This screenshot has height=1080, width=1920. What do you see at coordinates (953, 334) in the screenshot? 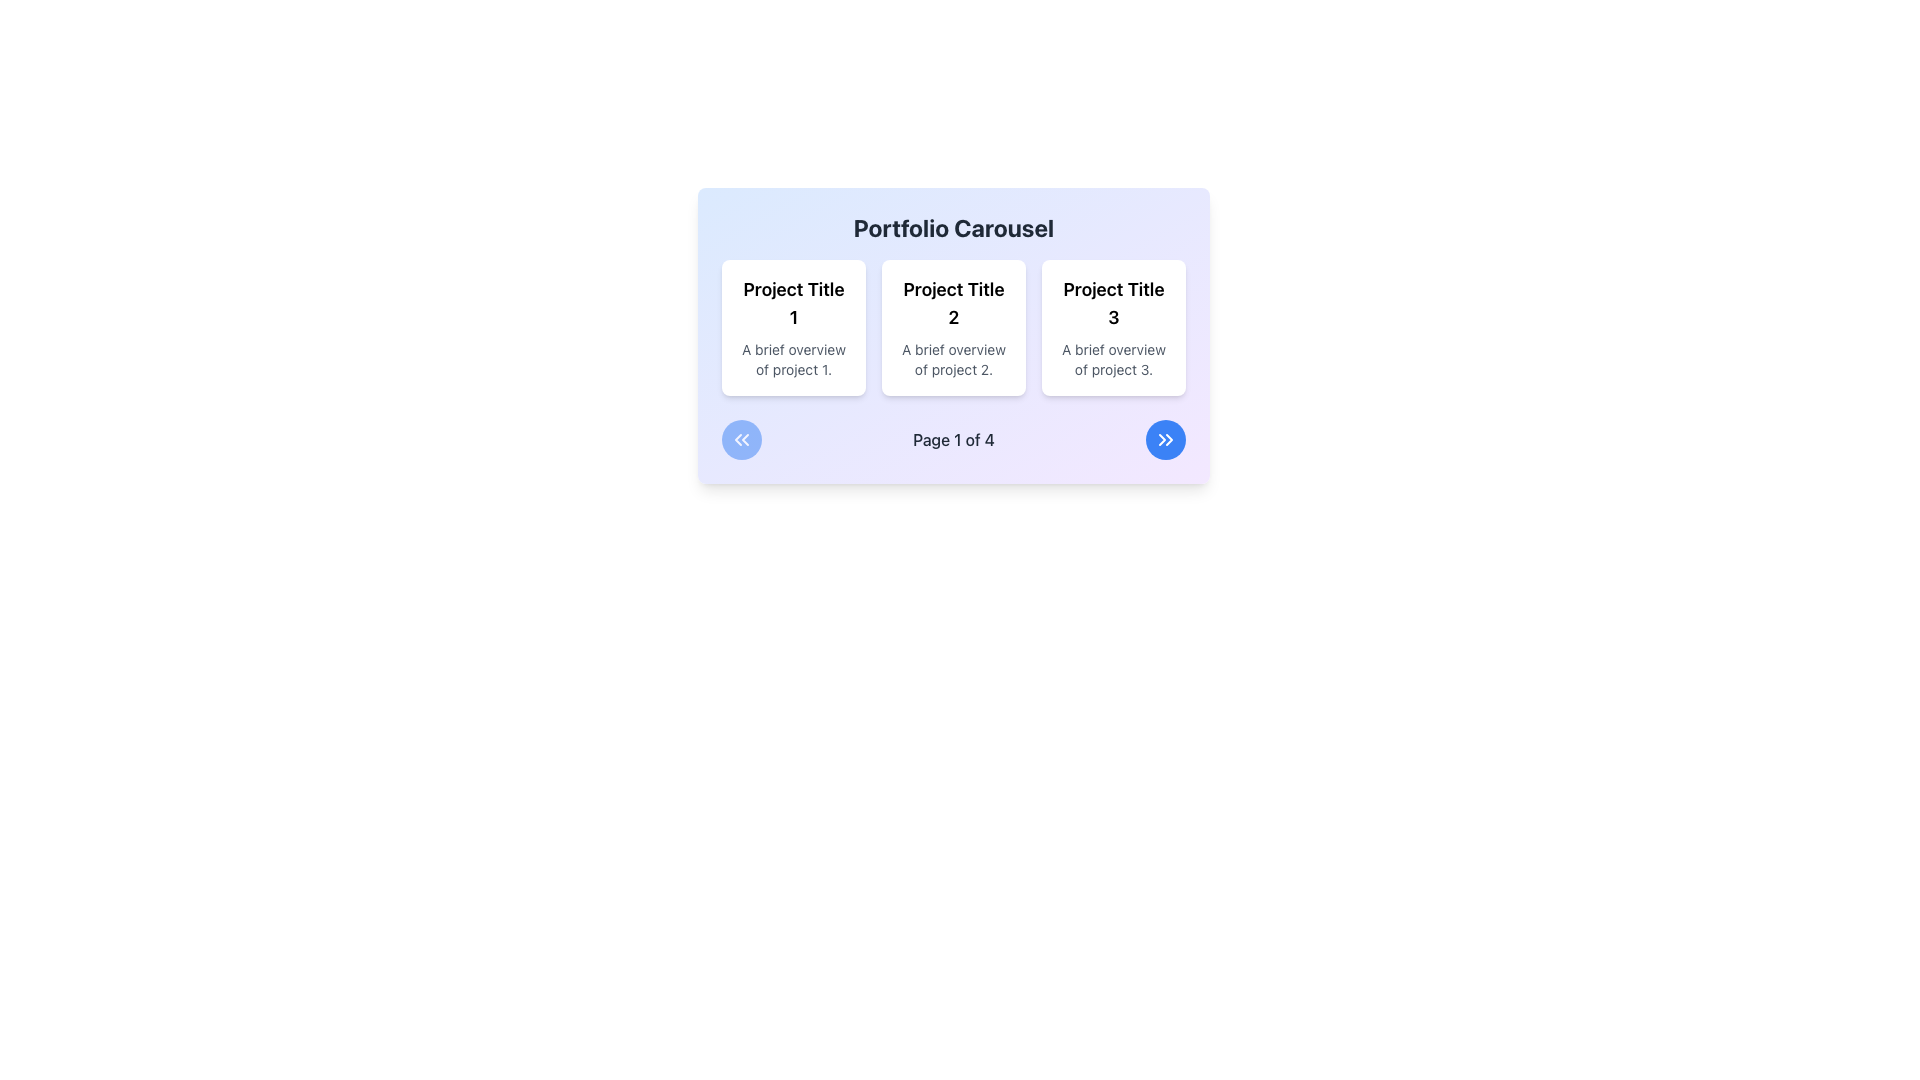
I see `the second Information Card in the Portfolio Carousel, which conveys project details` at bounding box center [953, 334].